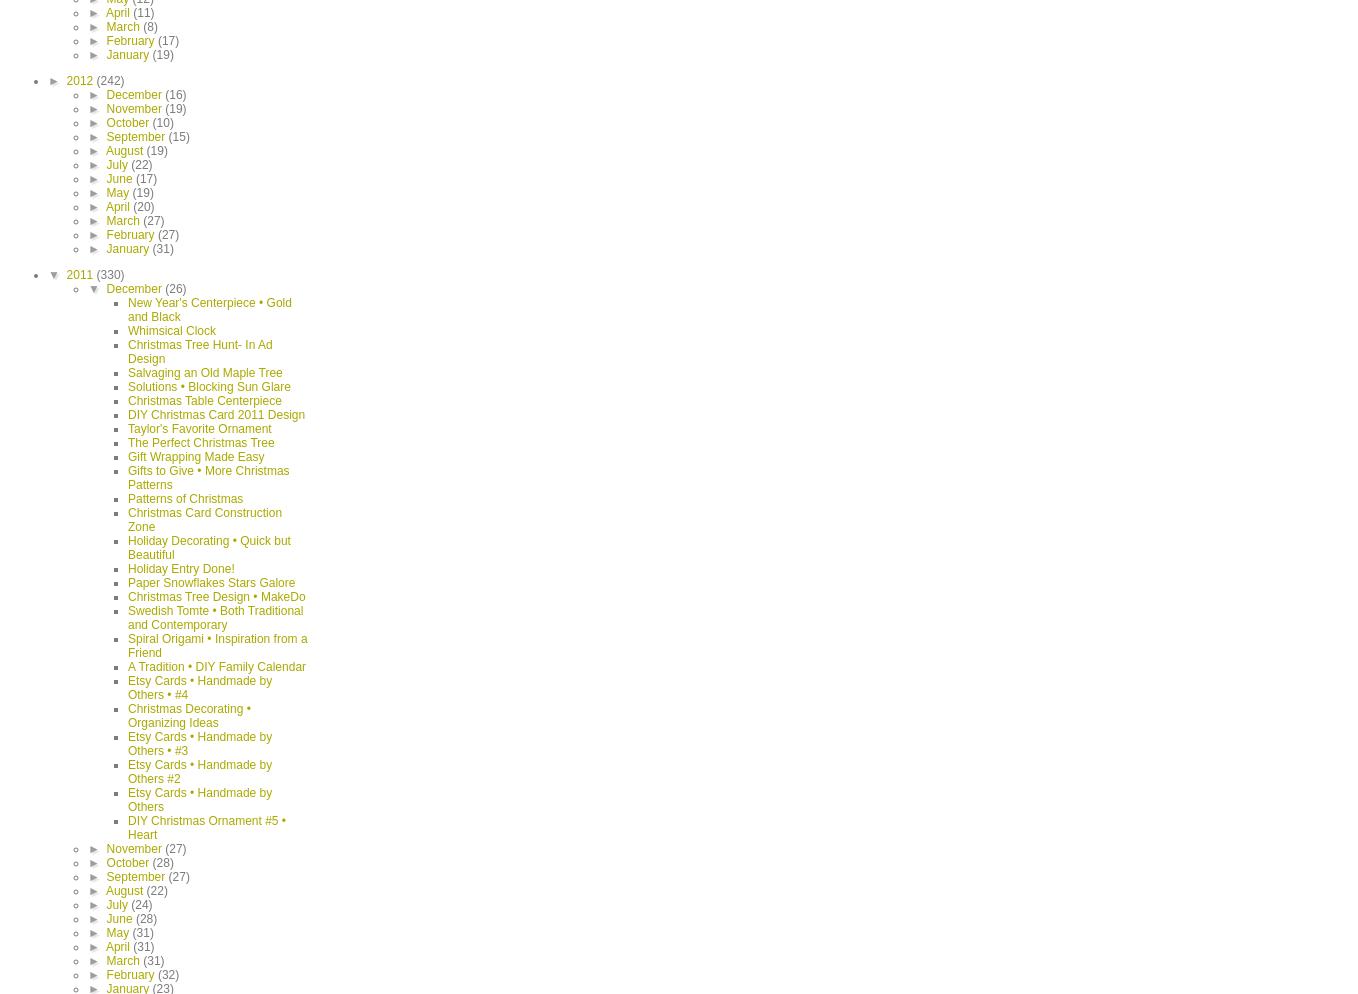  I want to click on '(20)', so click(131, 204).